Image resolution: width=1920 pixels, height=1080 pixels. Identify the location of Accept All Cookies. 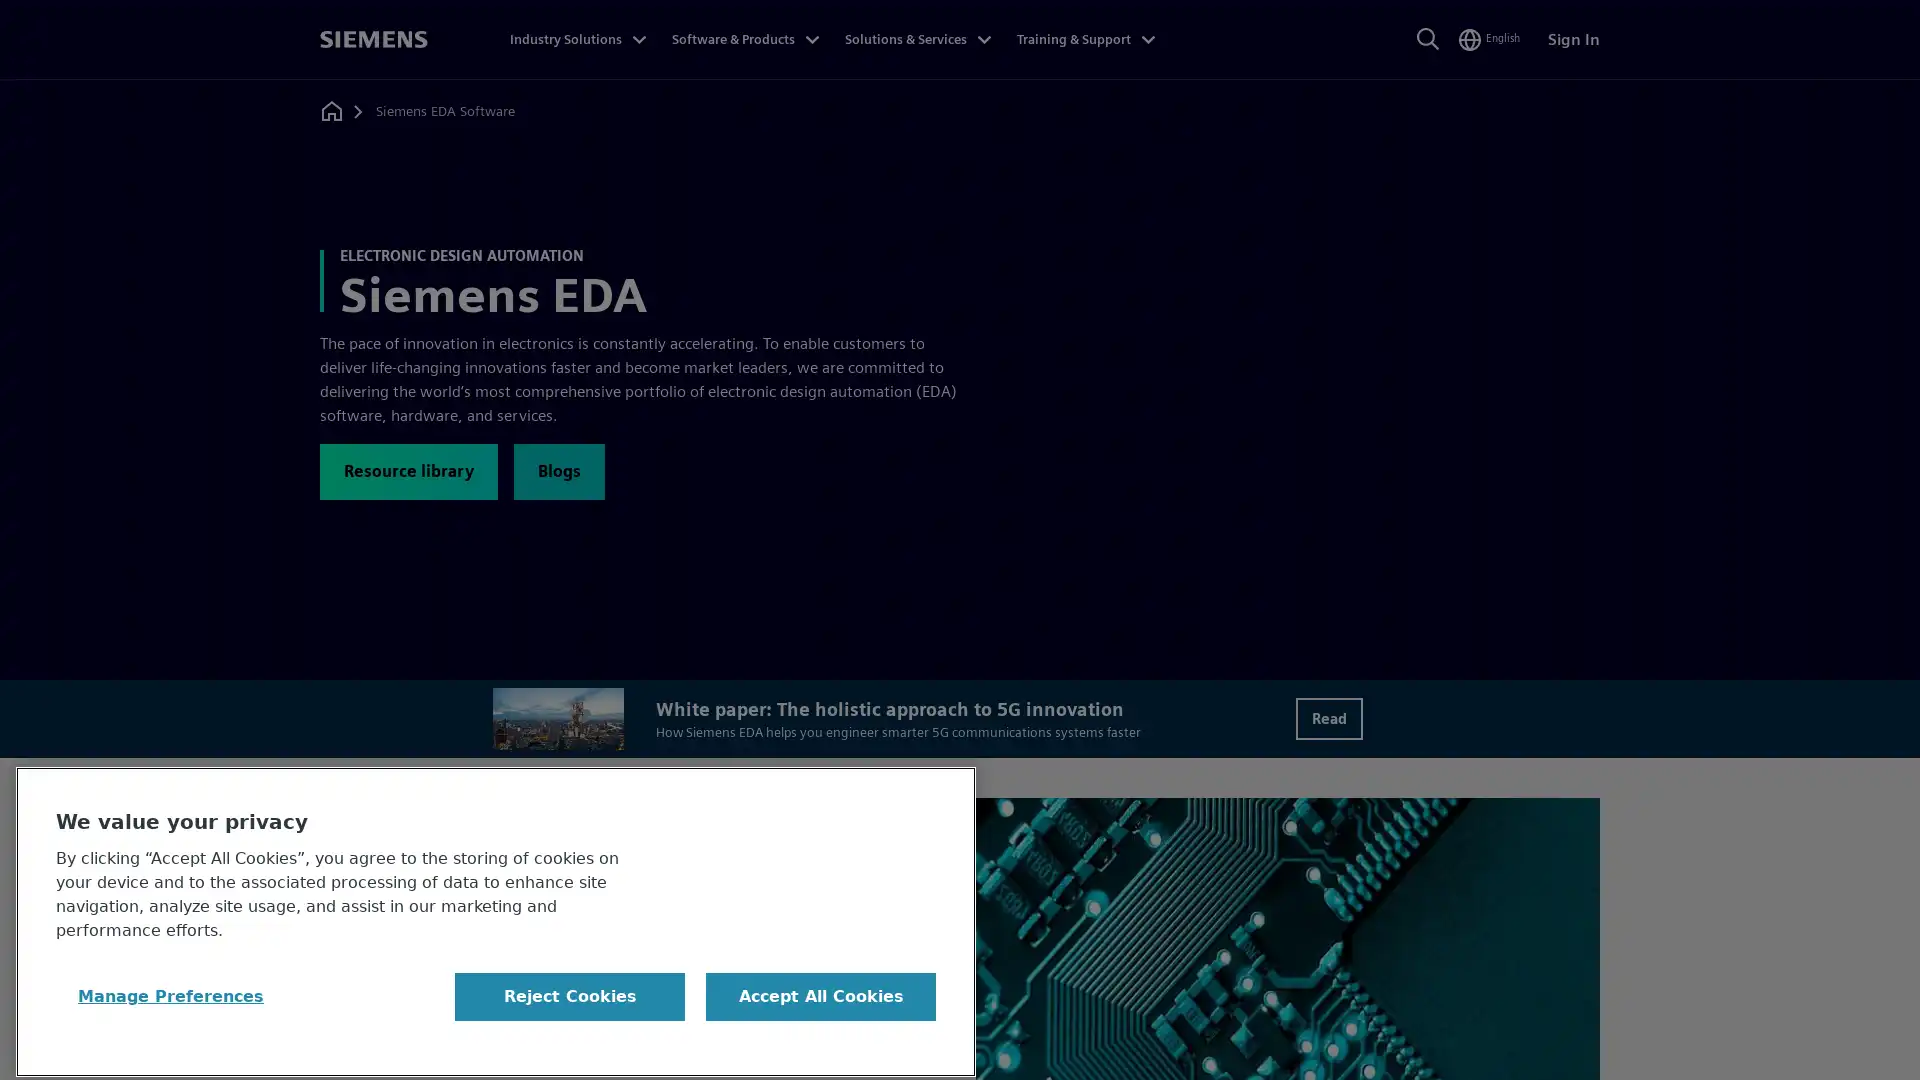
(820, 982).